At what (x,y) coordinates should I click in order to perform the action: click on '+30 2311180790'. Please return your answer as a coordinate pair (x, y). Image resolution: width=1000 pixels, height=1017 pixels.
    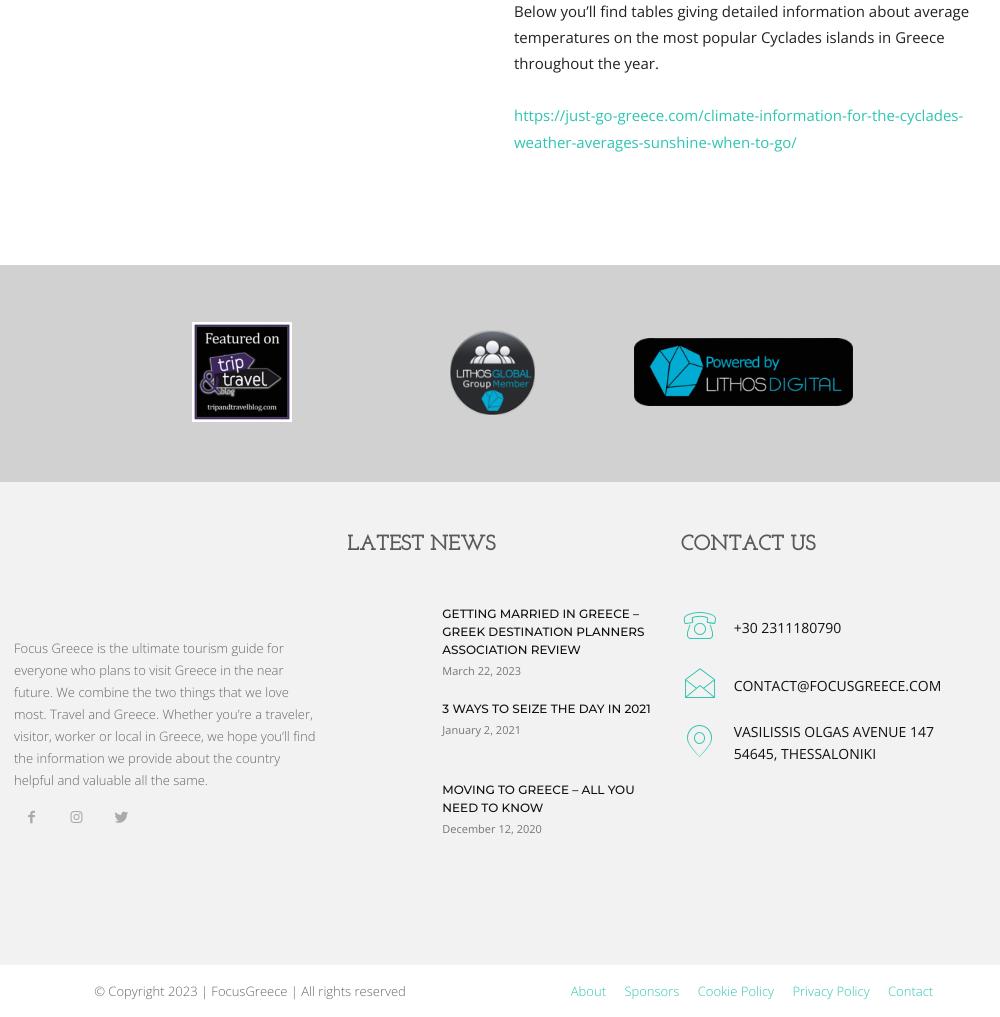
    Looking at the image, I should click on (787, 627).